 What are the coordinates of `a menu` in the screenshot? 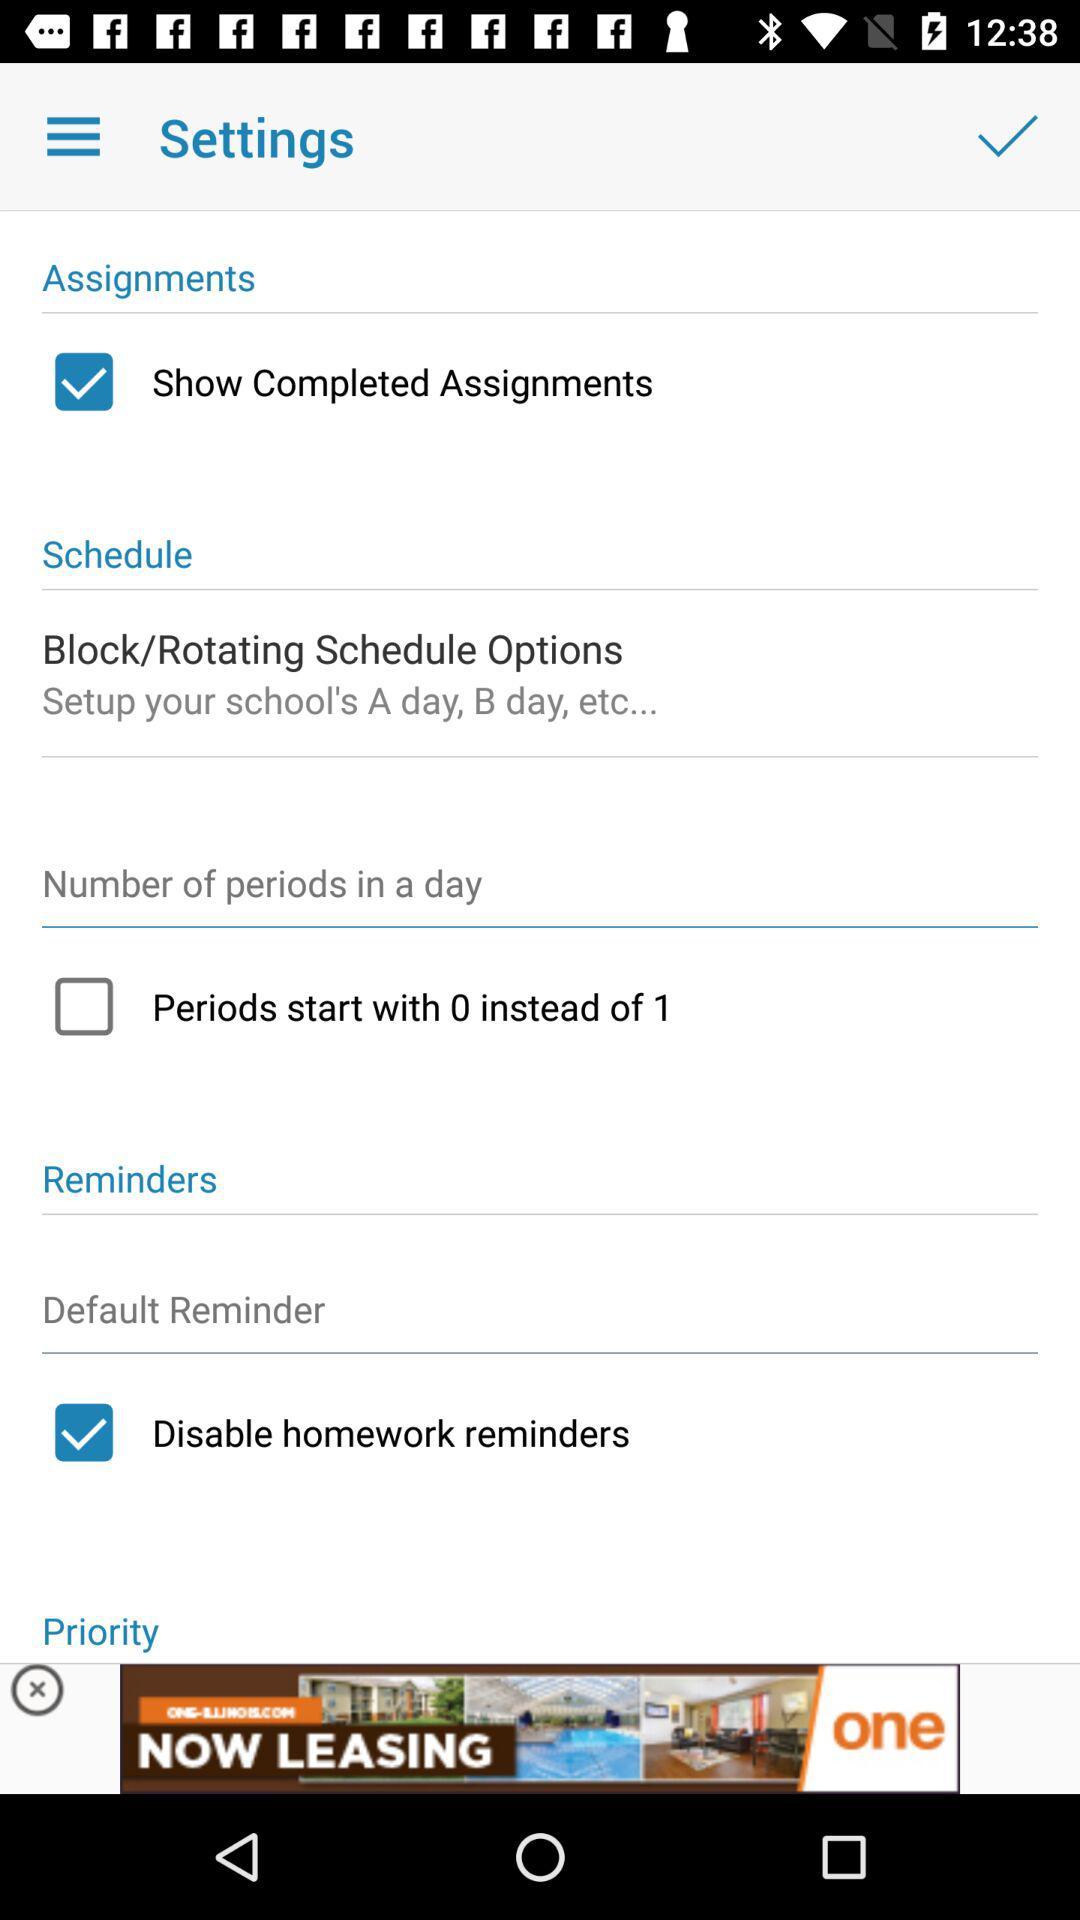 It's located at (72, 135).